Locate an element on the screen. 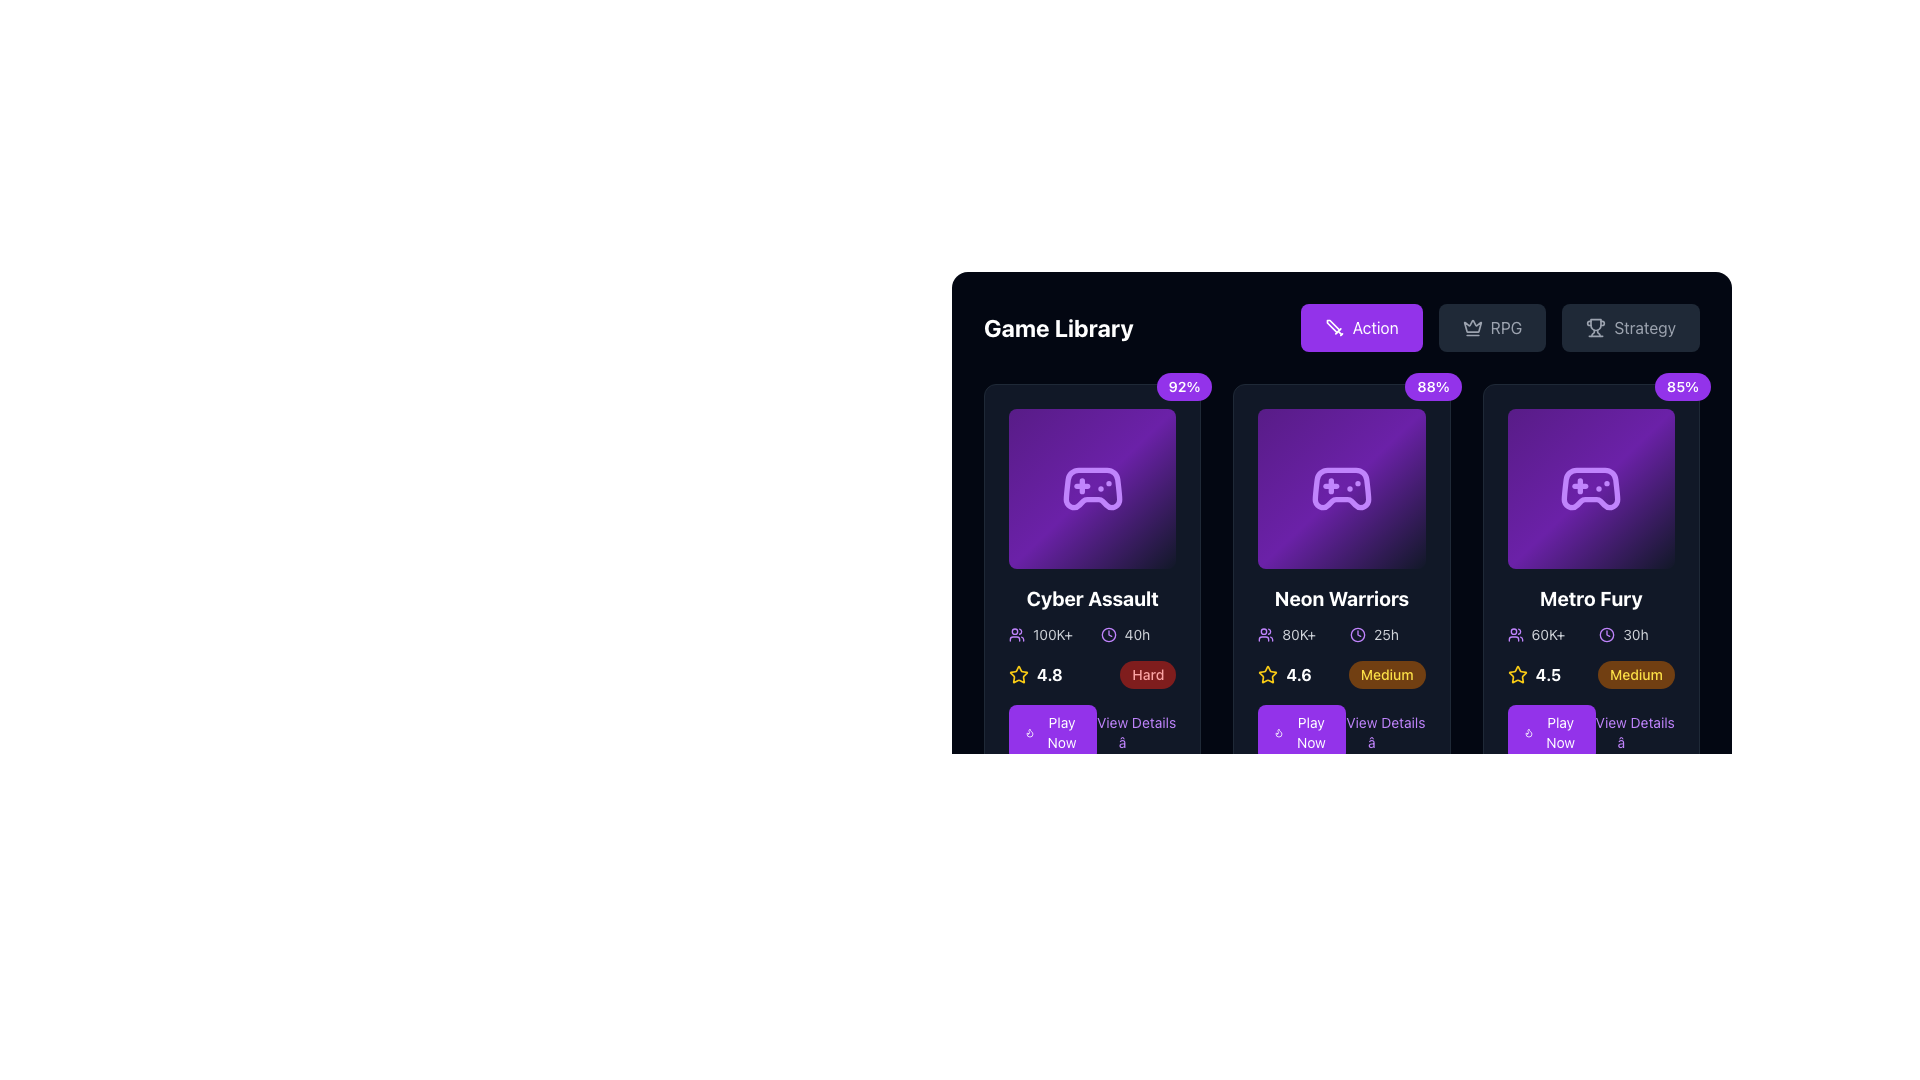 This screenshot has height=1080, width=1920. the crown icon located to the left of the 'RPG' label, which has a gray outline and sharp edges, positioned within the top row of buttons is located at coordinates (1472, 326).